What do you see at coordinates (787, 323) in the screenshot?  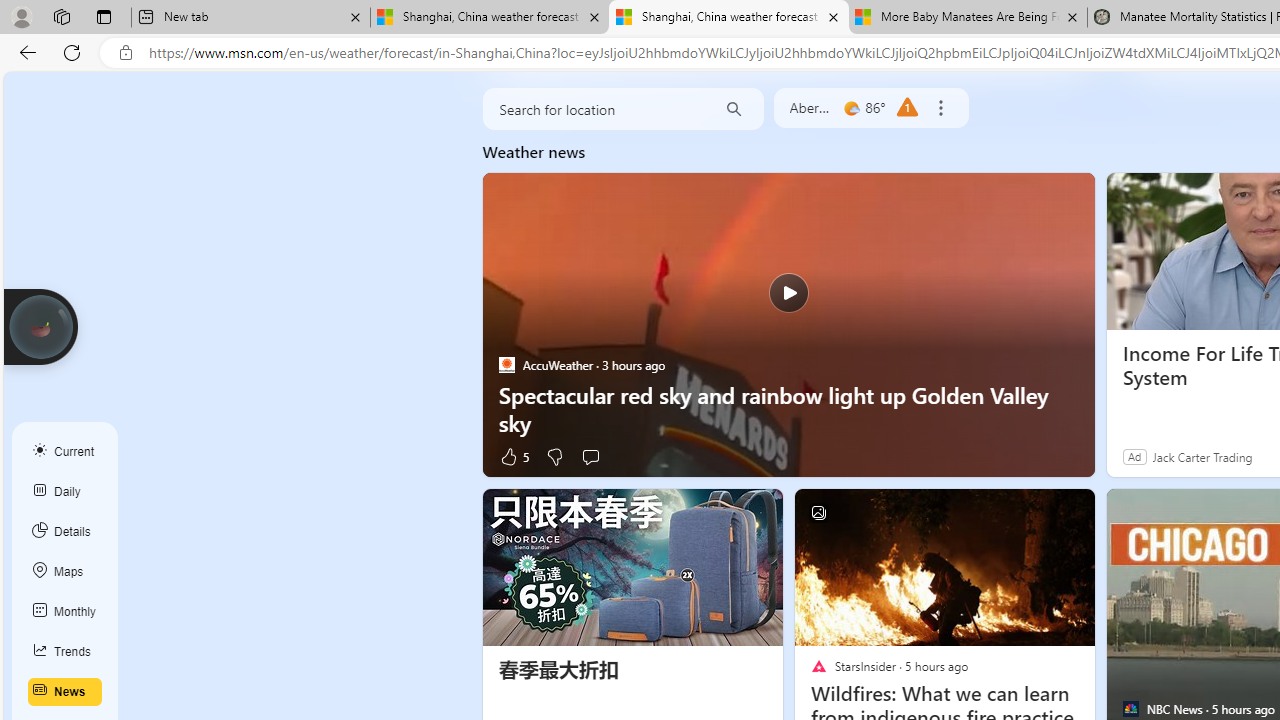 I see `'Spectacular red sky and rainbow light up Golden Valley sky'` at bounding box center [787, 323].